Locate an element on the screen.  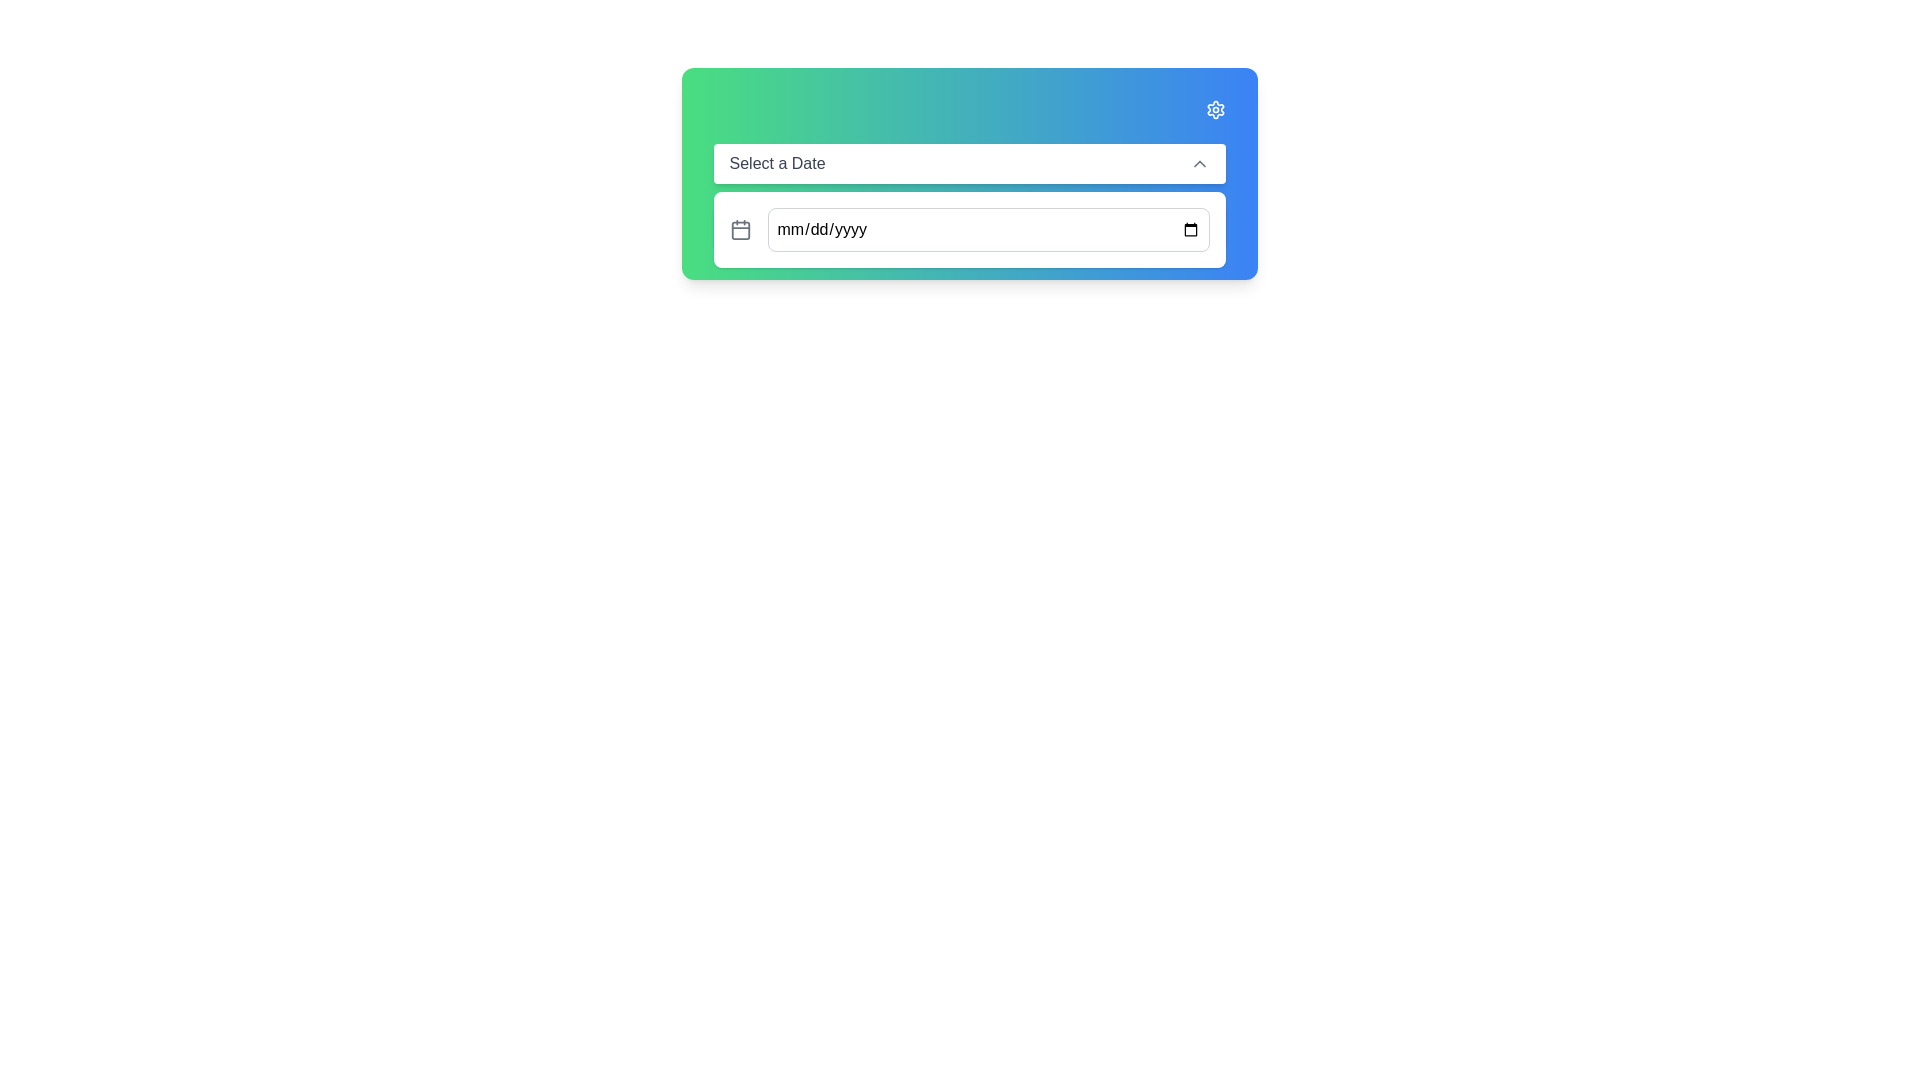
the upwards pointing chevron icon located to the right of the 'Select a Date' label is located at coordinates (1199, 163).